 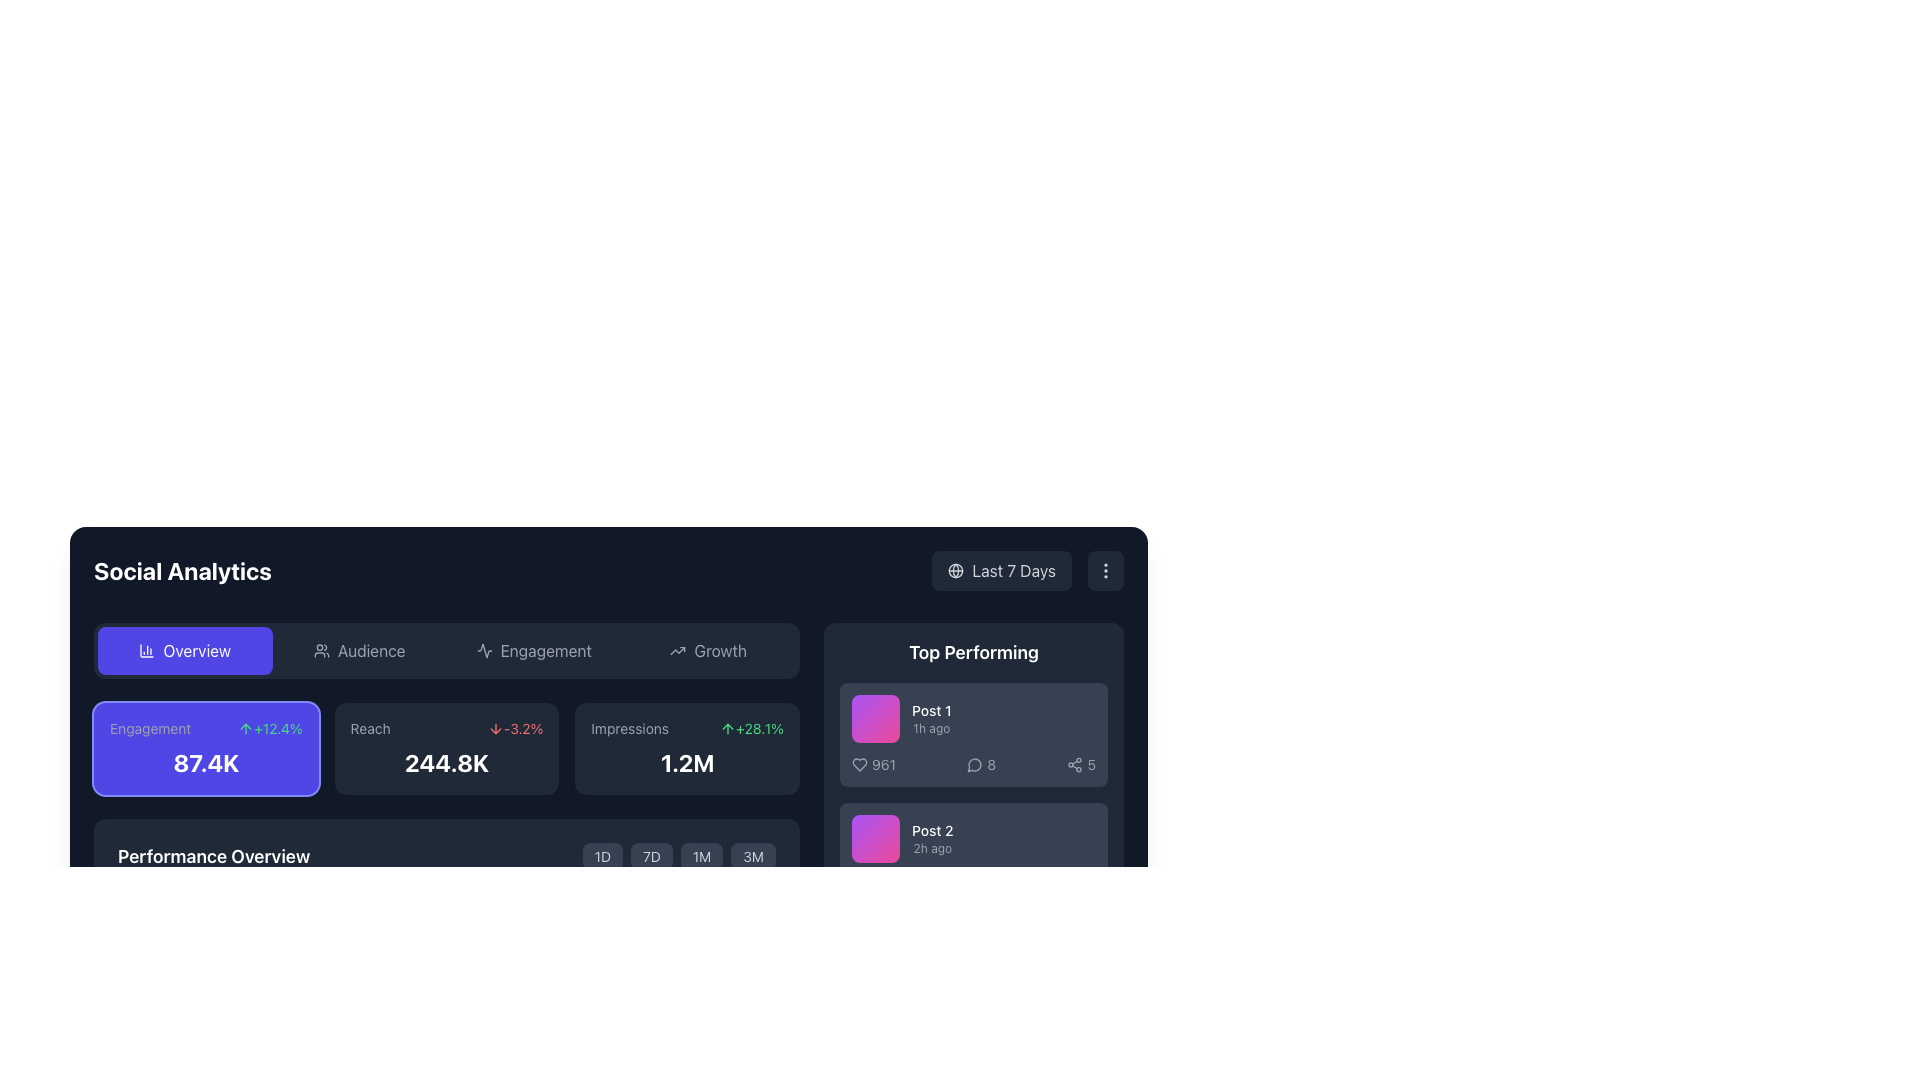 I want to click on the heart-shaped icon with a hollow outline, located to the left of the numeric text '961' in the 'Top Performing' widget of 'Post 1', so click(x=859, y=764).